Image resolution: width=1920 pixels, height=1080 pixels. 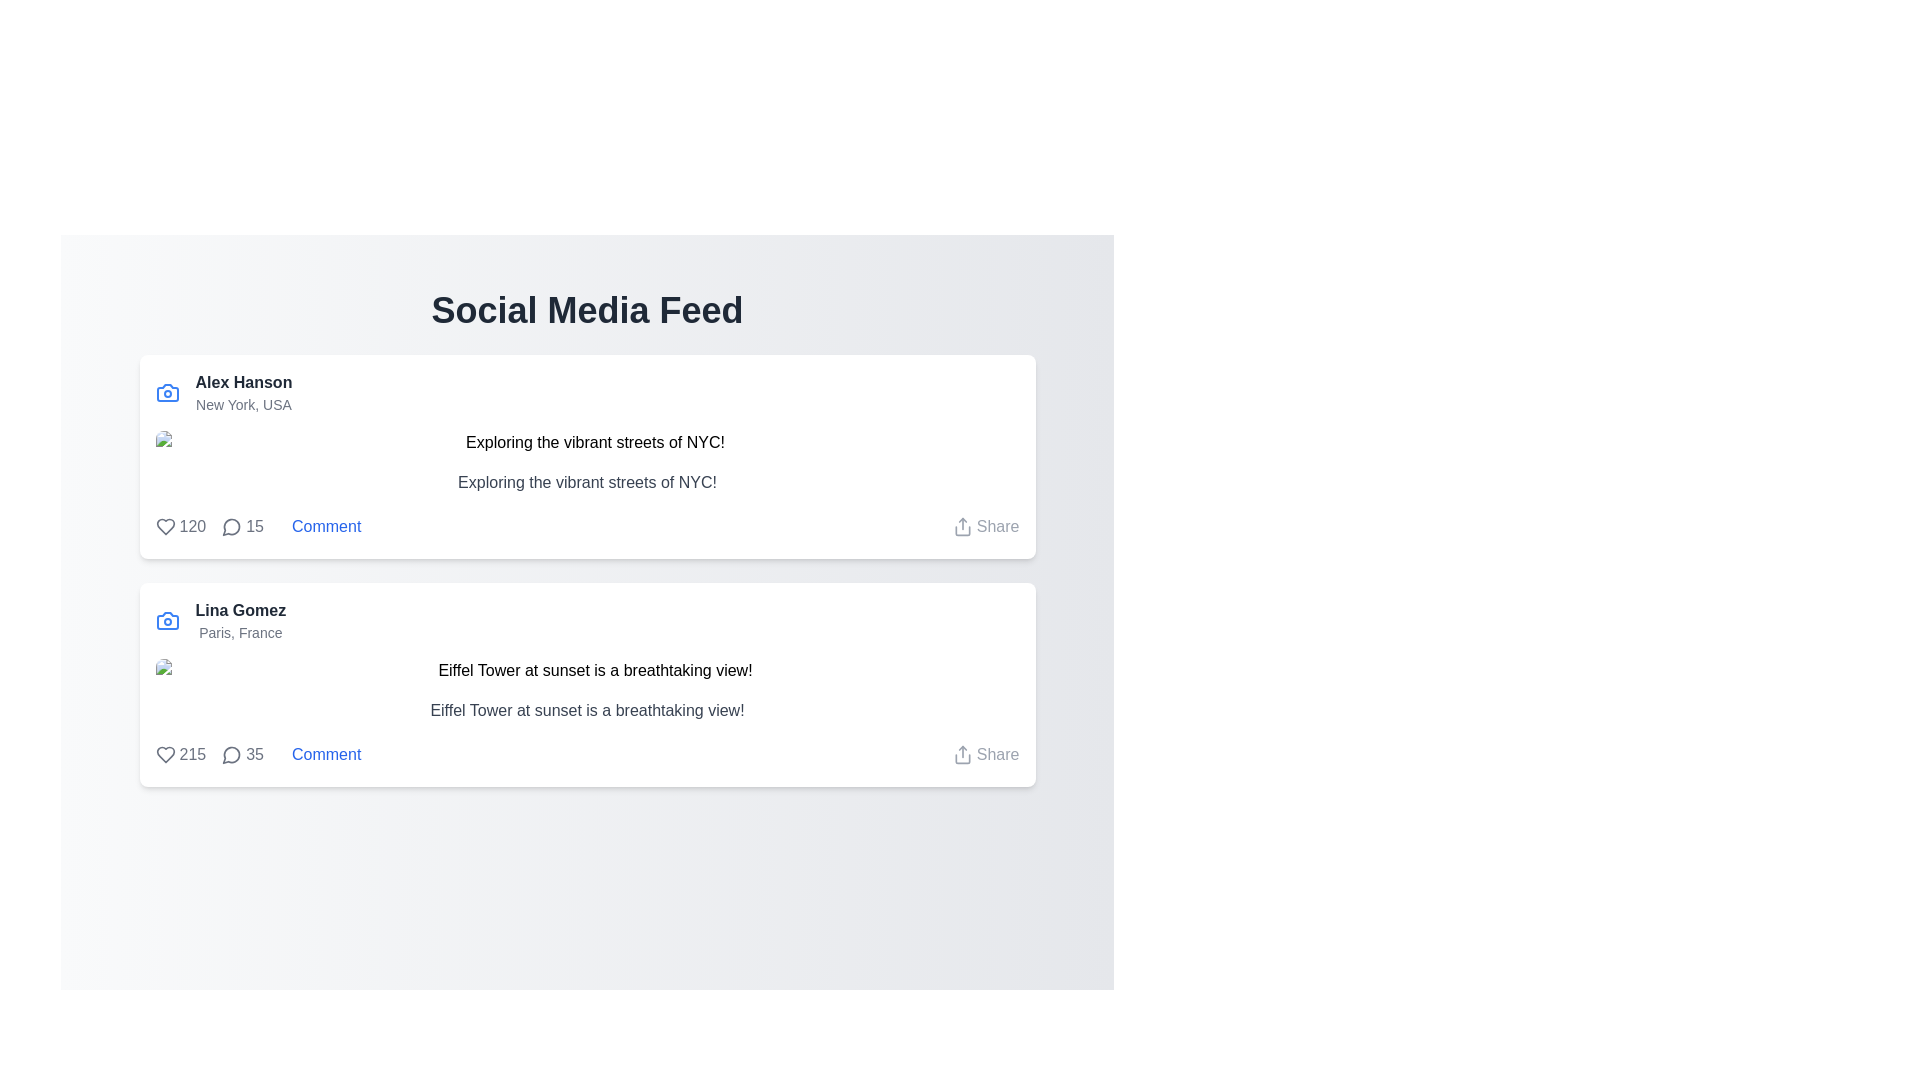 What do you see at coordinates (962, 526) in the screenshot?
I see `the share icon, which is represented by an upward arrow with a line extending from a rectangular base, located to the right of the 'Share' label` at bounding box center [962, 526].